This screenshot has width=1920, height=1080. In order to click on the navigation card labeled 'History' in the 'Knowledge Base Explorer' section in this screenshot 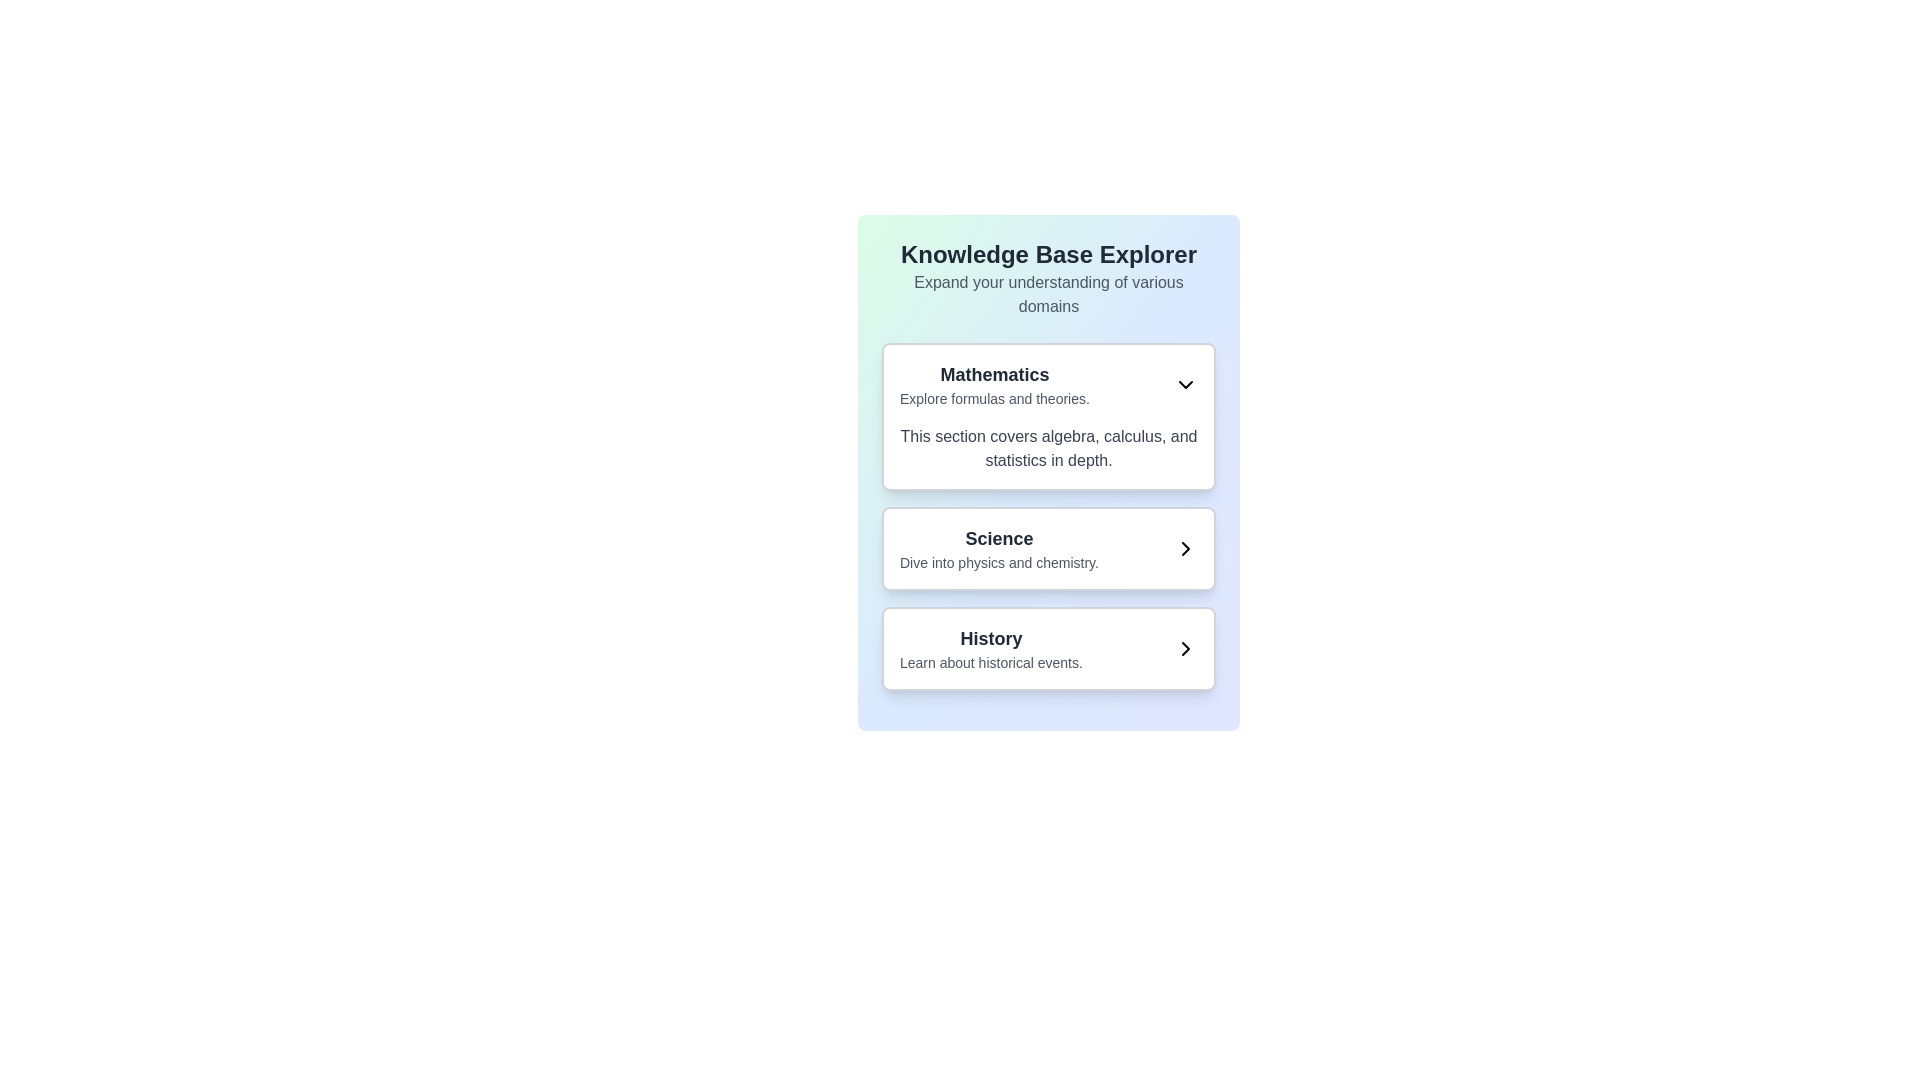, I will do `click(1048, 648)`.